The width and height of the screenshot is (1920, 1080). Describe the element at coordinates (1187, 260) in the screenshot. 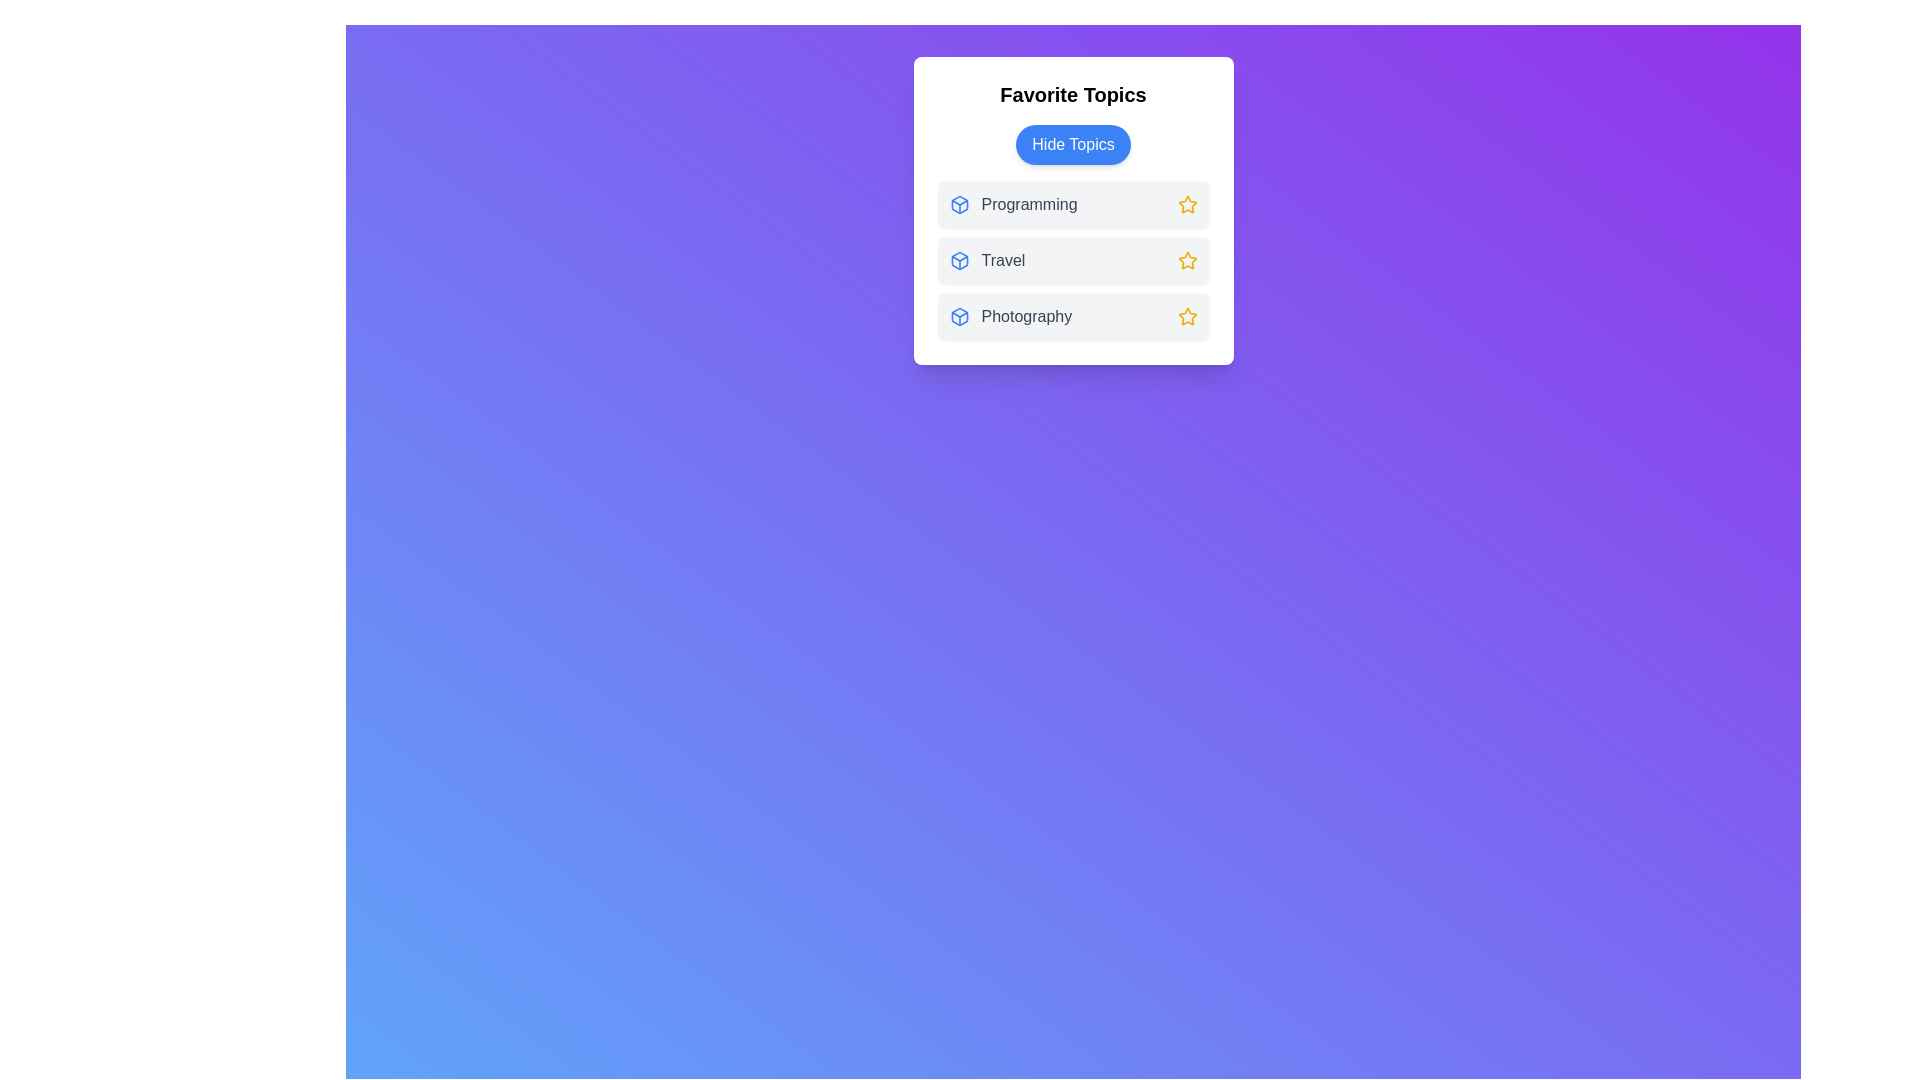

I see `the star icon next to the label 'Travel' in the second entry of the list` at that location.